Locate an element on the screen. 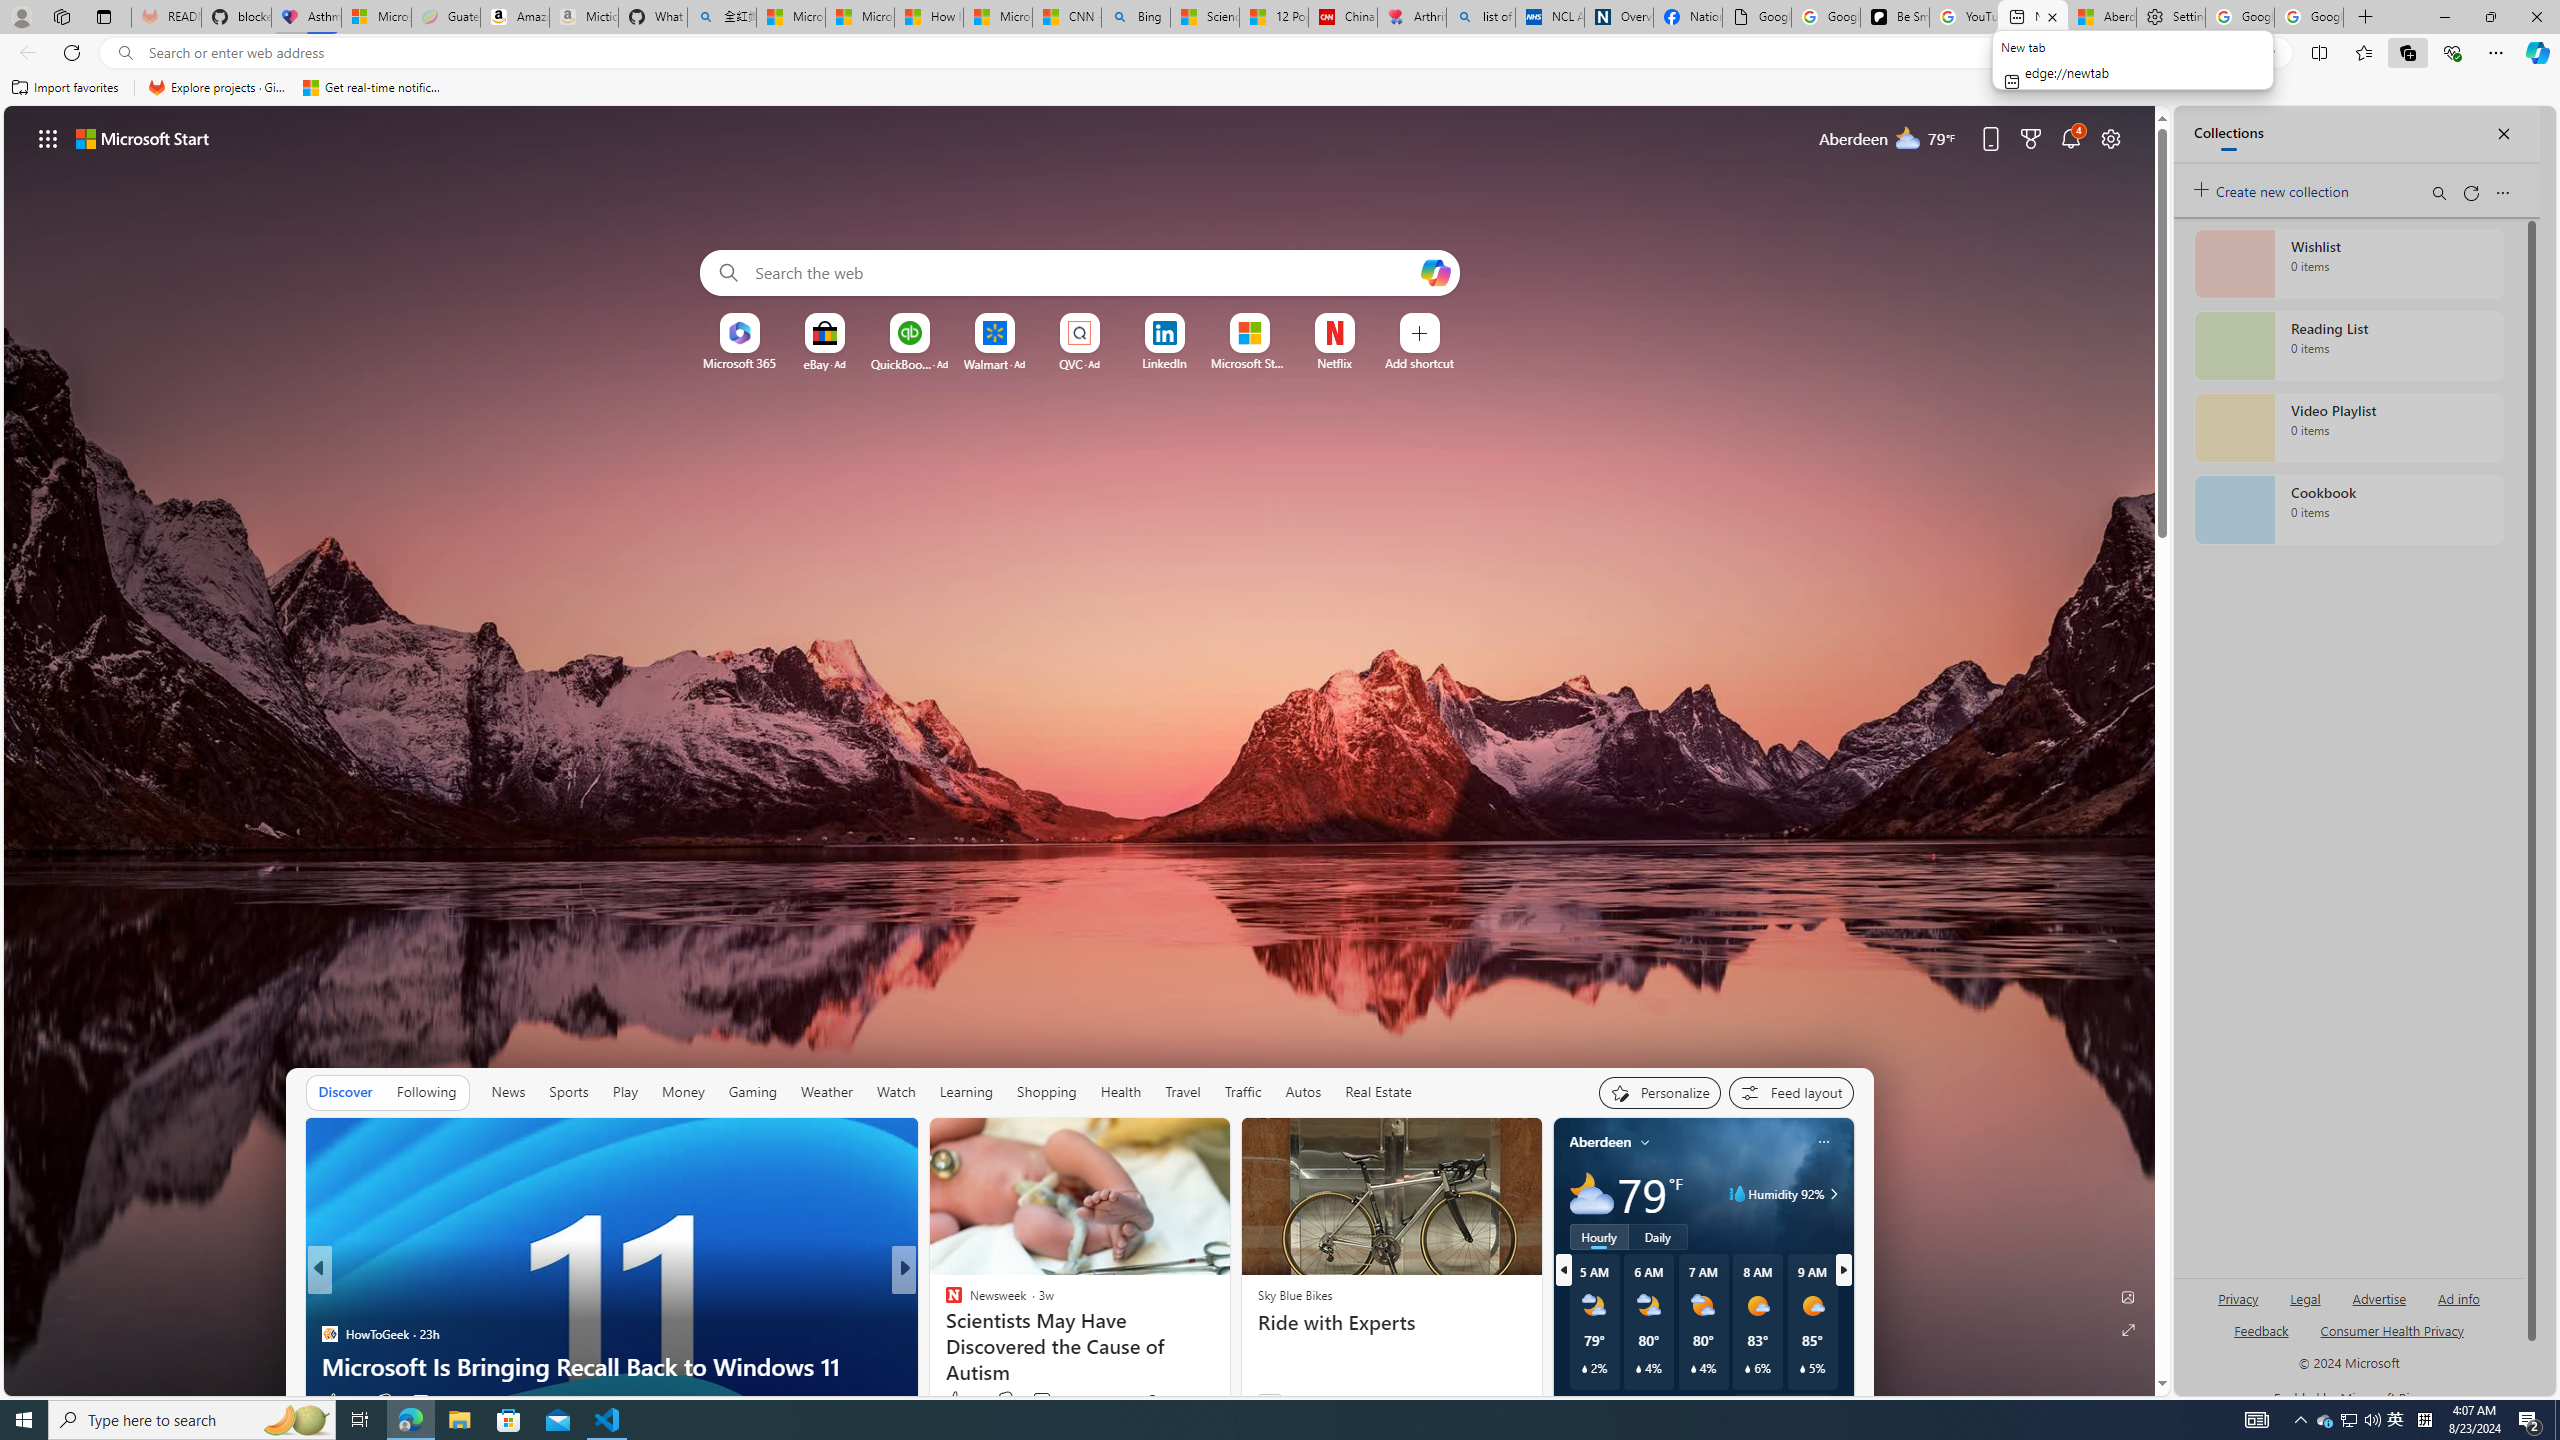  'Search icon' is located at coordinates (125, 53).